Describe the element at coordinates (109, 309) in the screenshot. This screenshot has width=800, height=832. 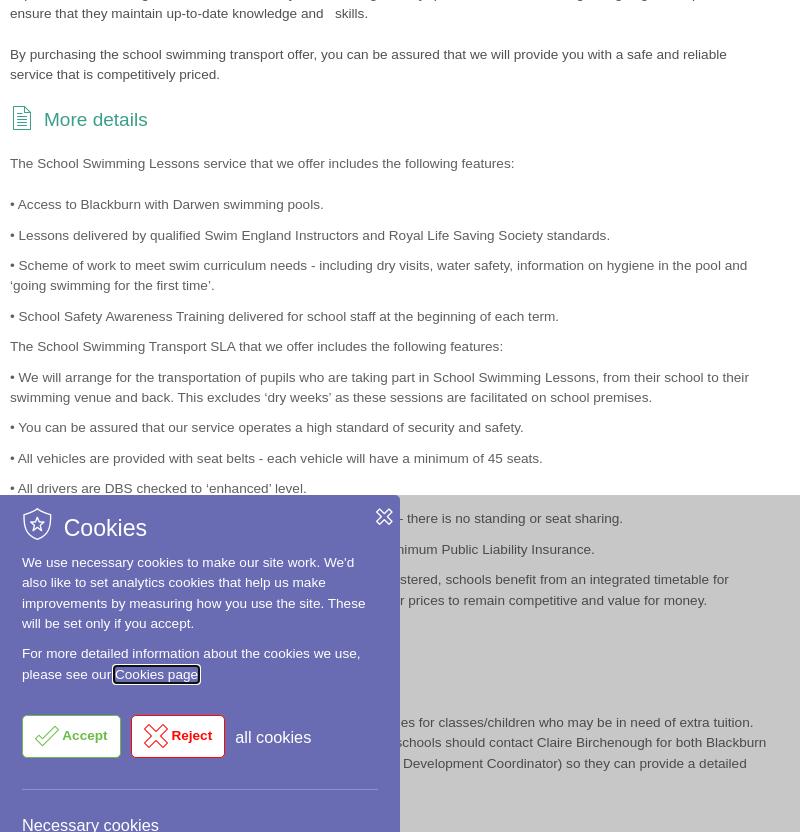
I see `'Communication'` at that location.